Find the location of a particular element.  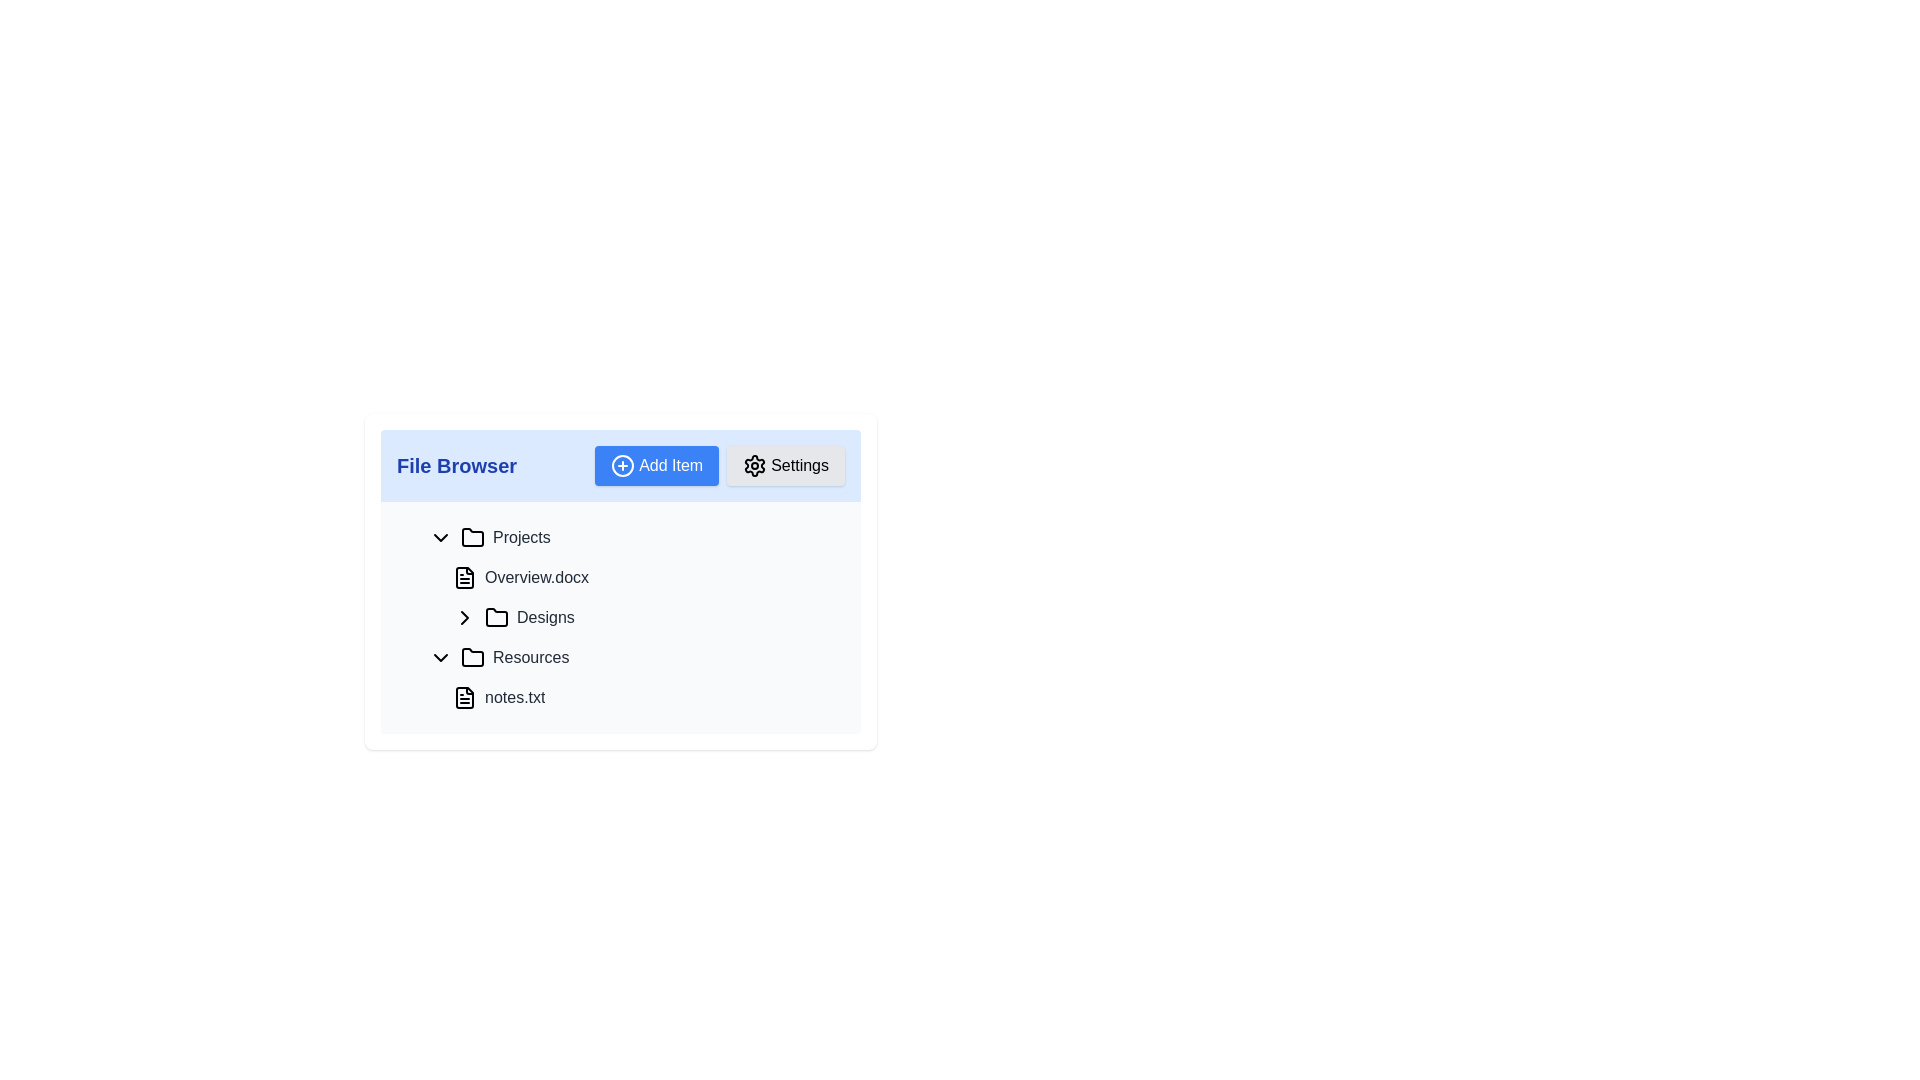

the icon representing the 'notes.txt' file in the file browser's 'Resources' section, positioned to the left of the text label is located at coordinates (464, 697).